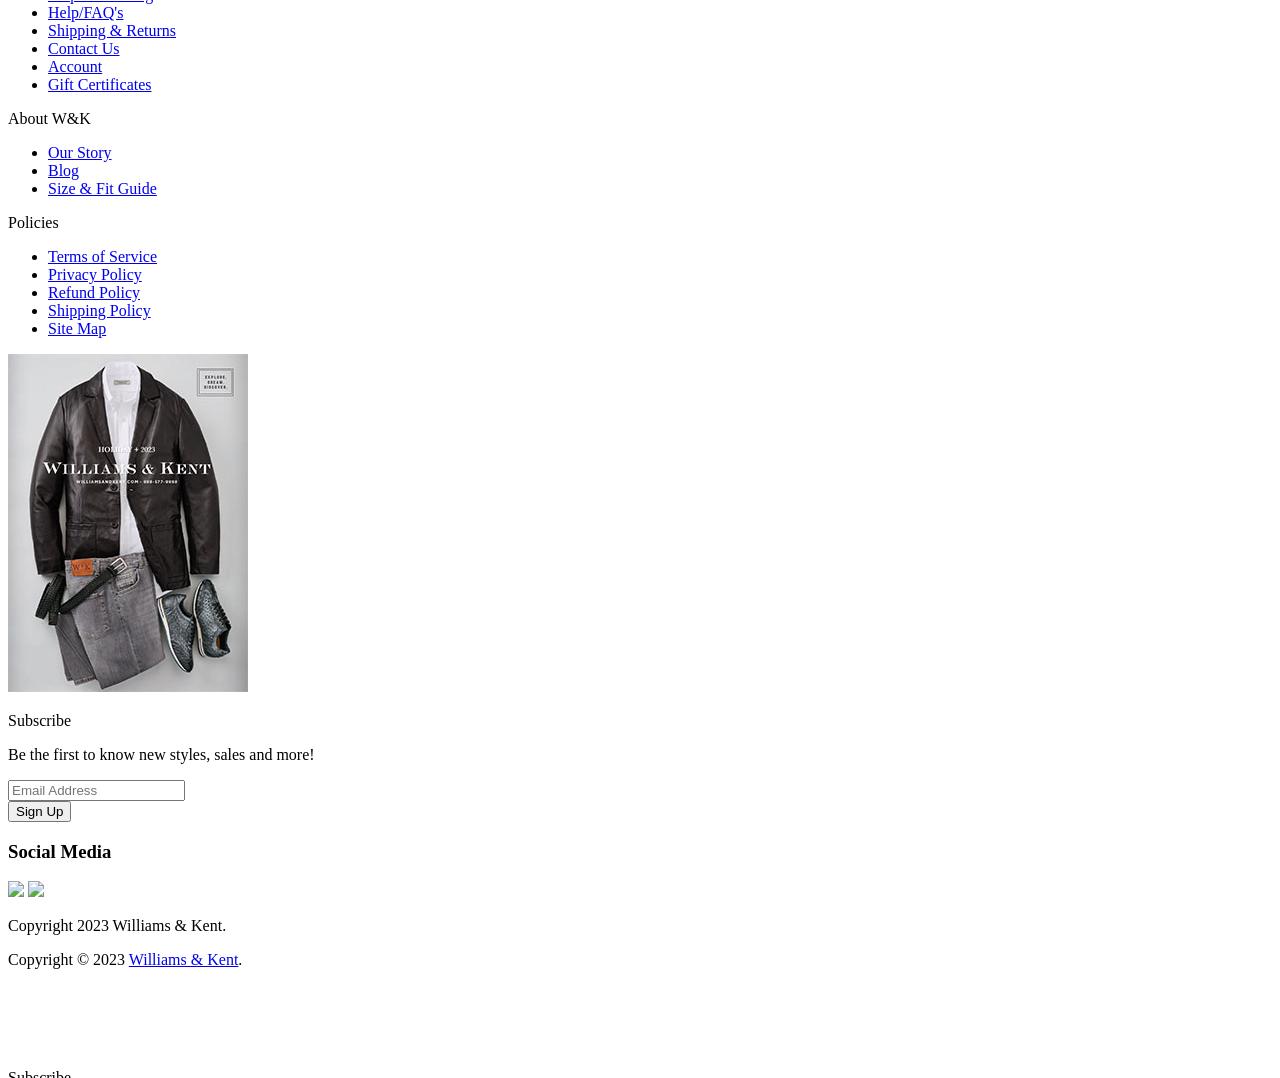  I want to click on 'Our Story', so click(79, 151).